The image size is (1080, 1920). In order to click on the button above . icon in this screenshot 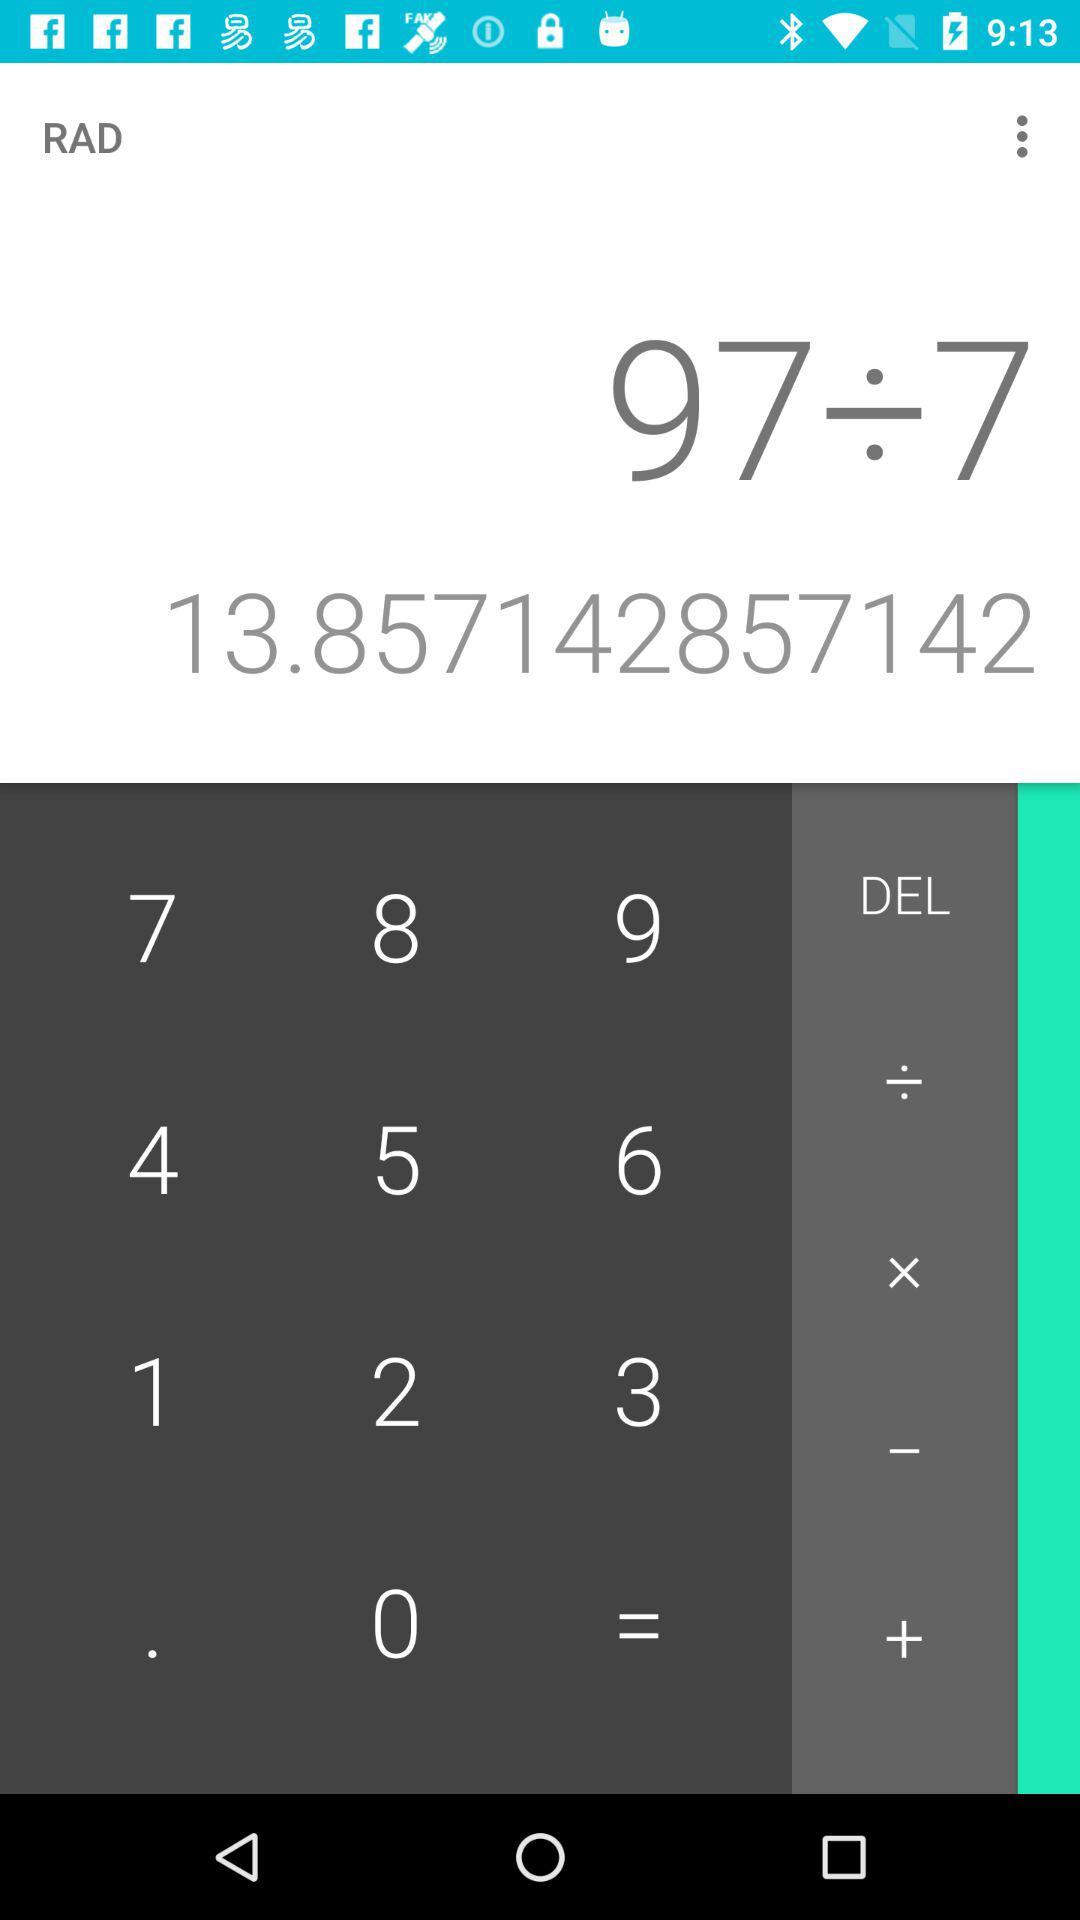, I will do `click(396, 1392)`.